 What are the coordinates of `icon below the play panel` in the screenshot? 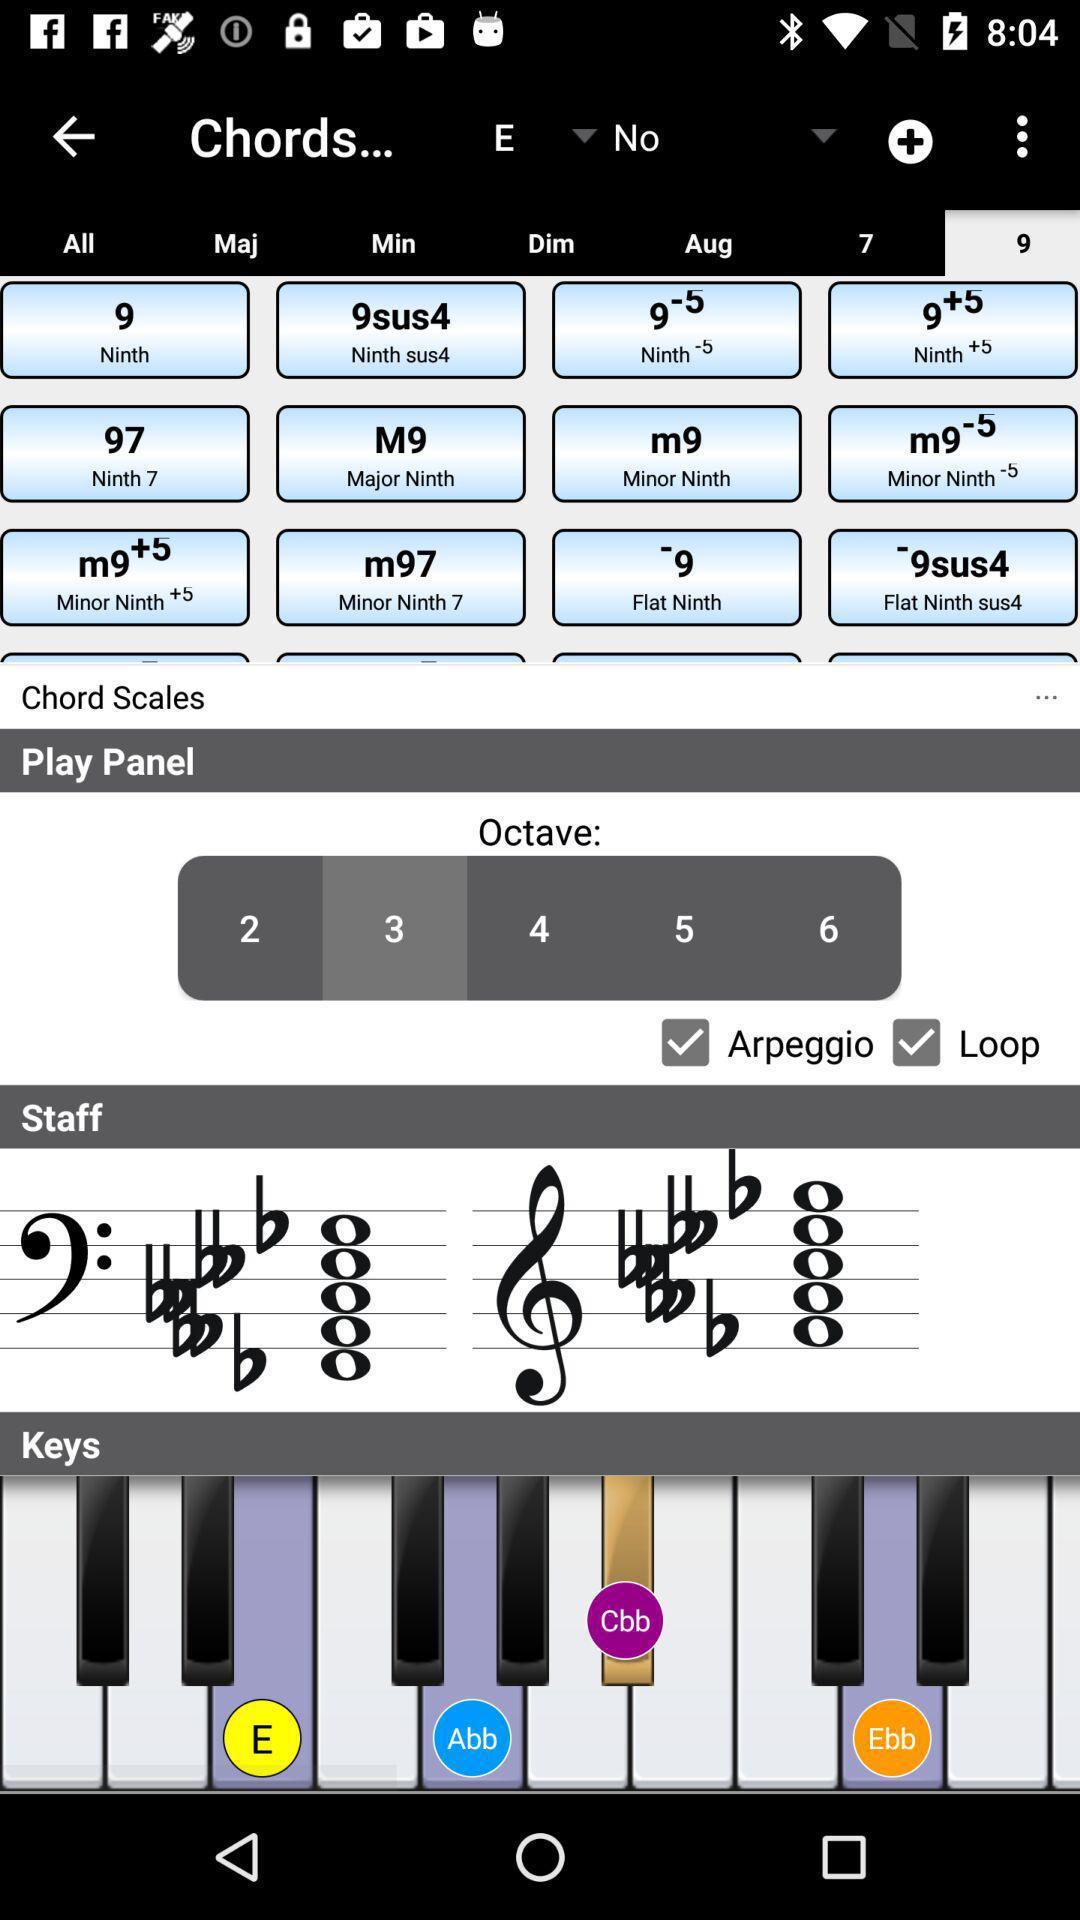 It's located at (20, 937).